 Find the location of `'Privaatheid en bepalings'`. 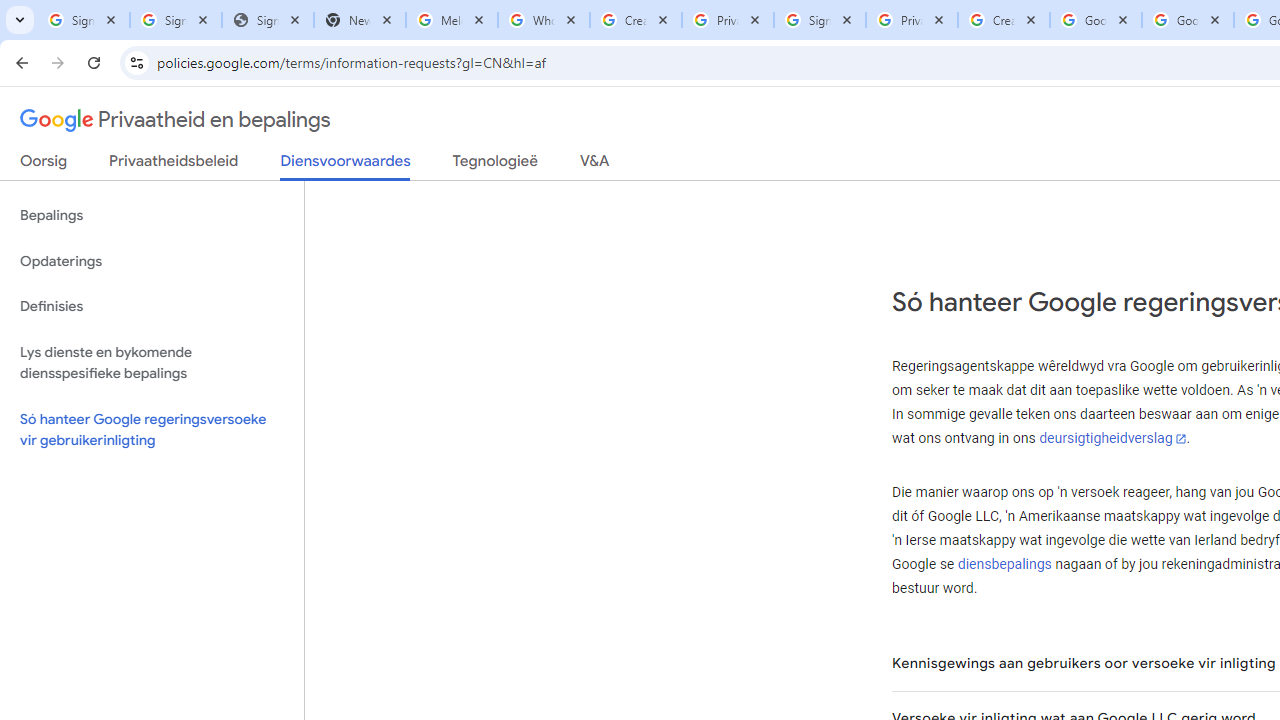

'Privaatheid en bepalings' is located at coordinates (176, 120).